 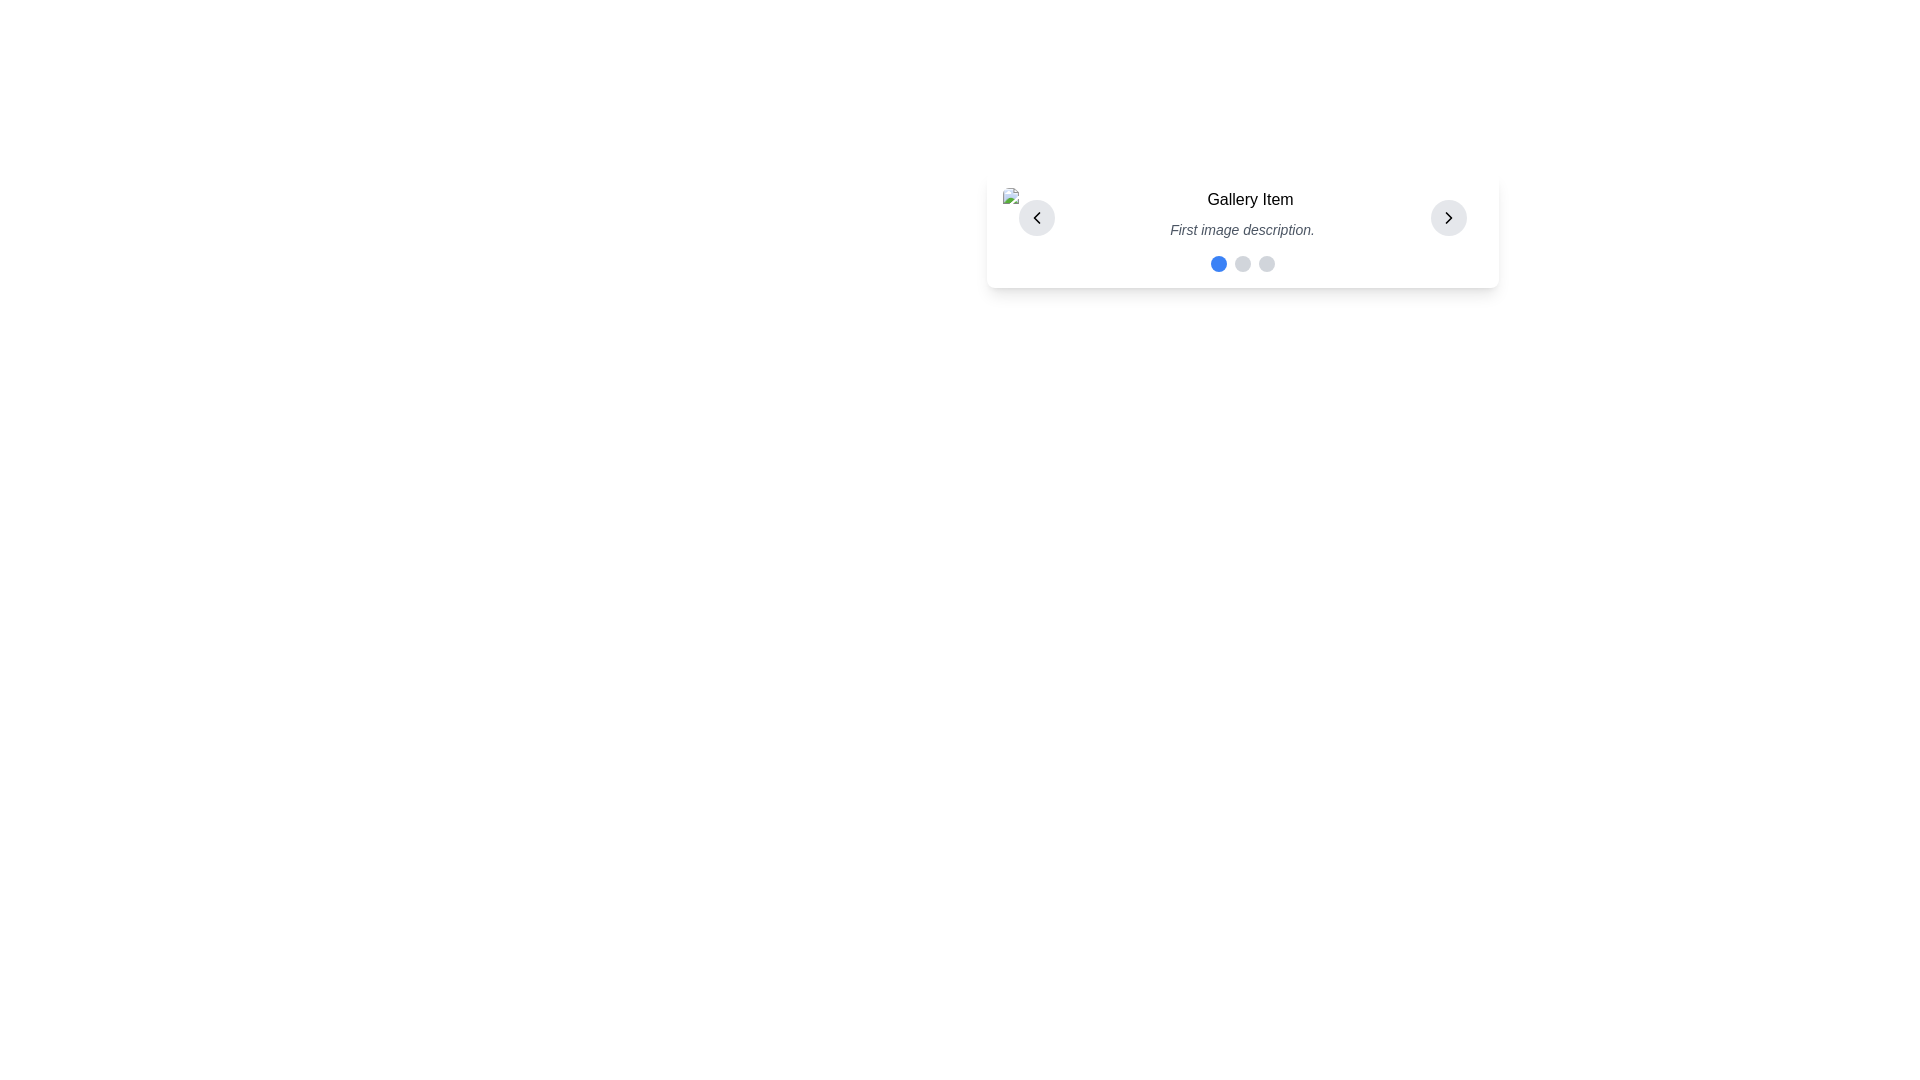 What do you see at coordinates (1448, 218) in the screenshot?
I see `the circular button with a gray background and a right-pointing chevron icon` at bounding box center [1448, 218].